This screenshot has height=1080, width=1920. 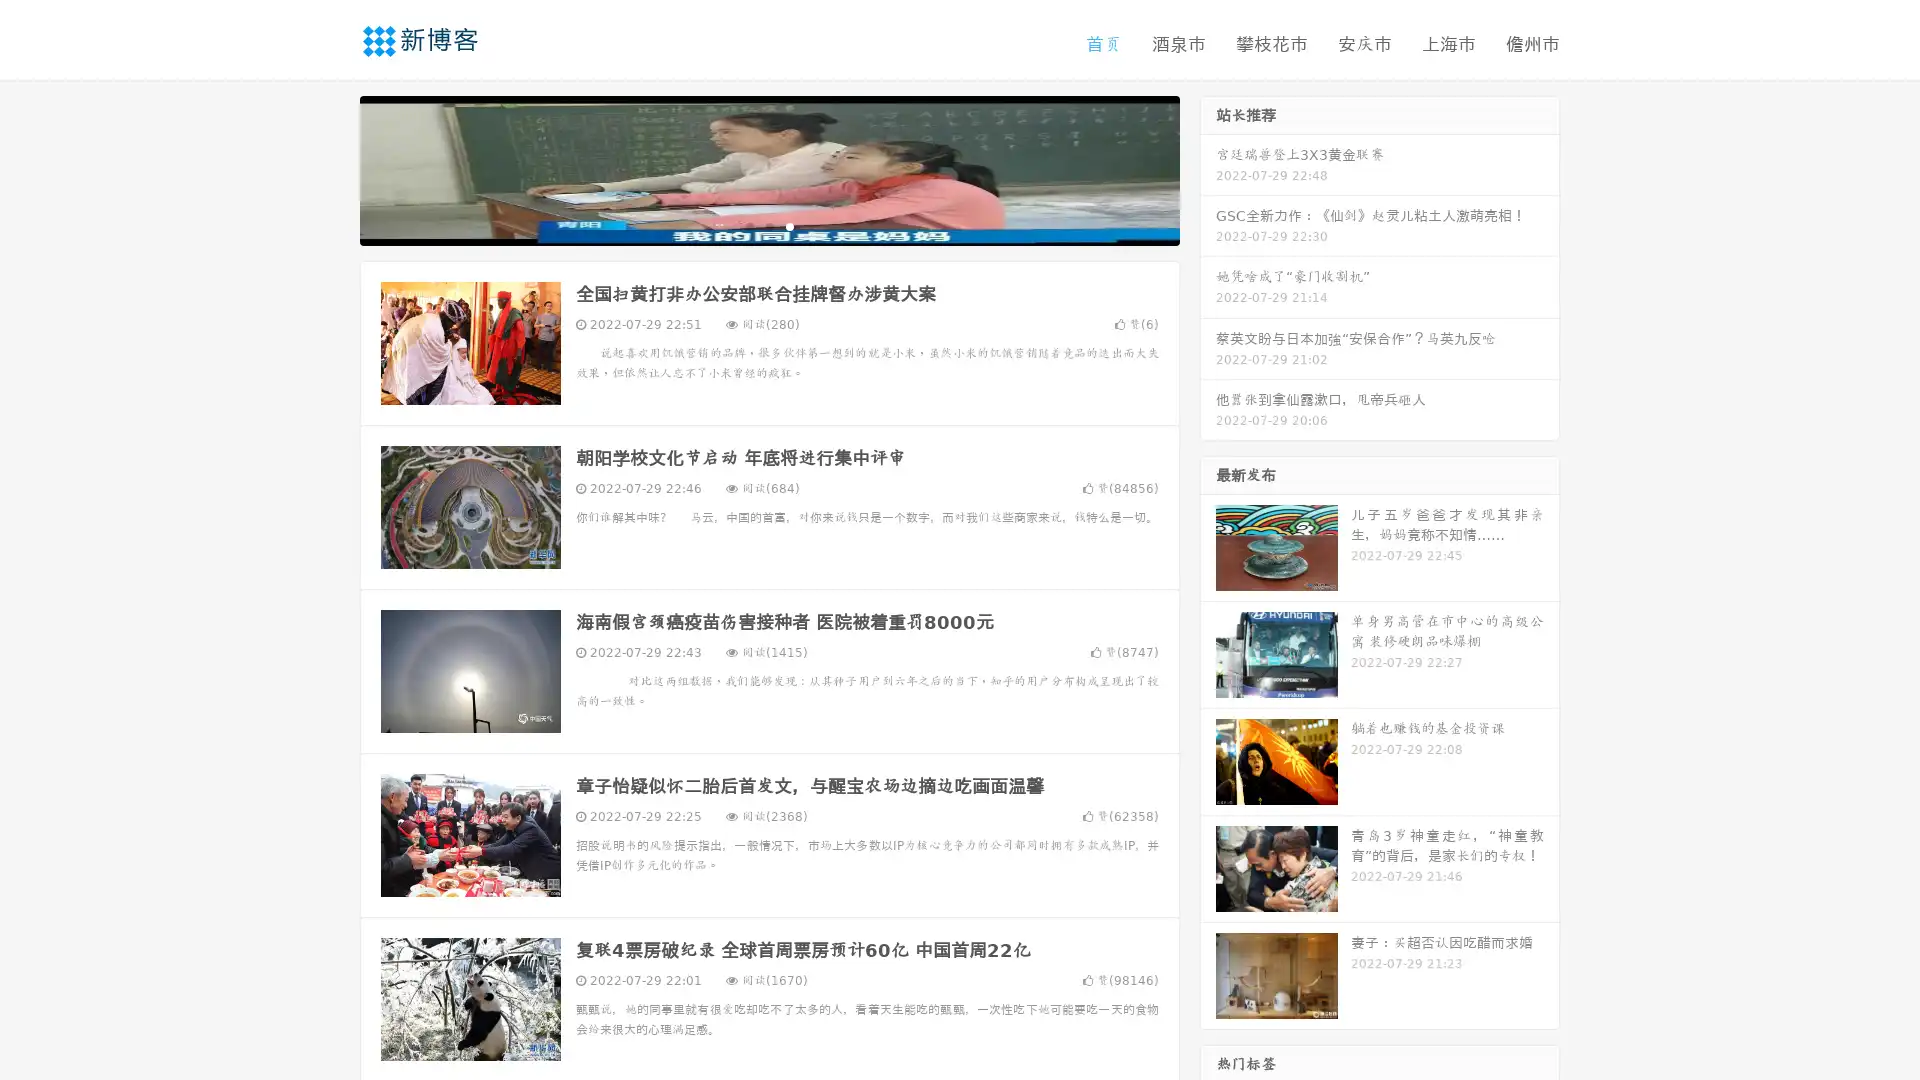 What do you see at coordinates (330, 168) in the screenshot?
I see `Previous slide` at bounding box center [330, 168].